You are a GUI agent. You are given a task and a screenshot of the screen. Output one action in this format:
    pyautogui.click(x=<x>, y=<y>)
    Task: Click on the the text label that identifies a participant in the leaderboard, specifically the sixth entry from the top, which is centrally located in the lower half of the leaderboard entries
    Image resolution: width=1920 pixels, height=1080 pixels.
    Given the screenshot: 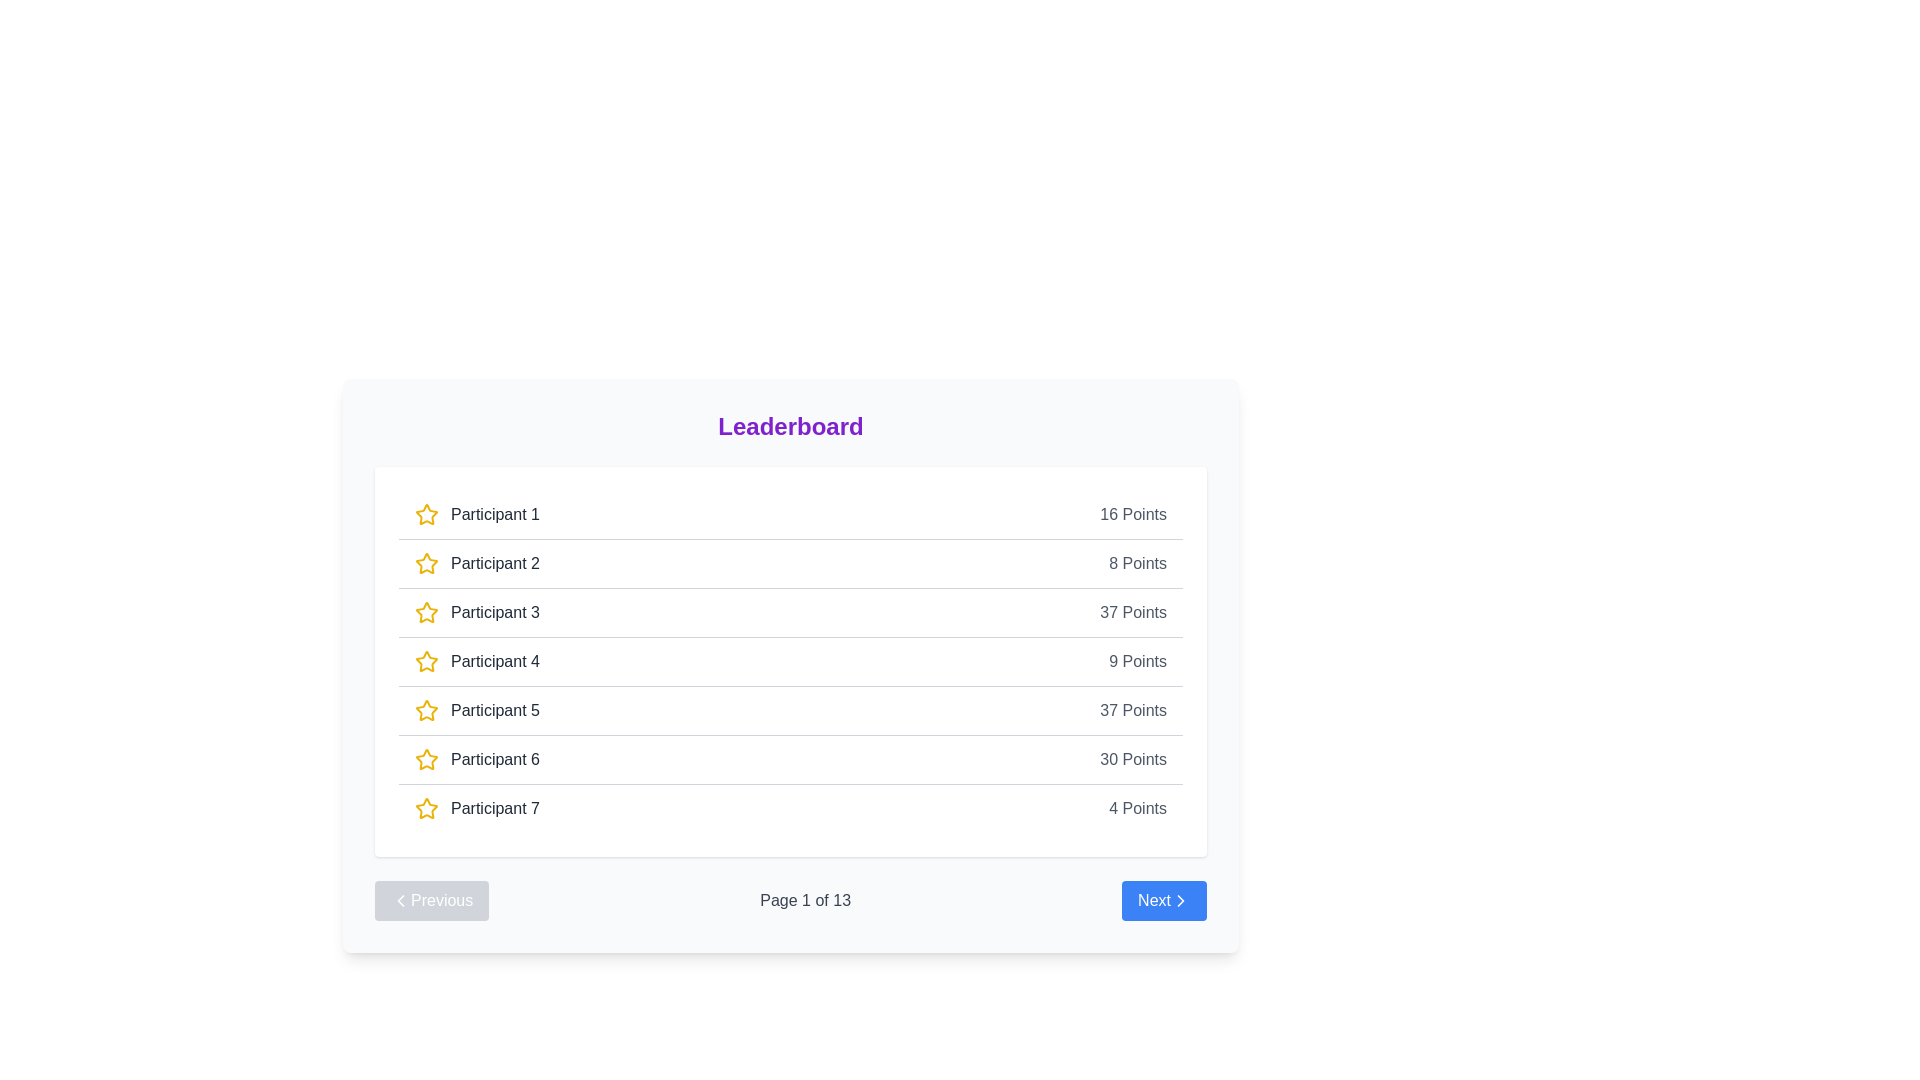 What is the action you would take?
    pyautogui.click(x=495, y=759)
    